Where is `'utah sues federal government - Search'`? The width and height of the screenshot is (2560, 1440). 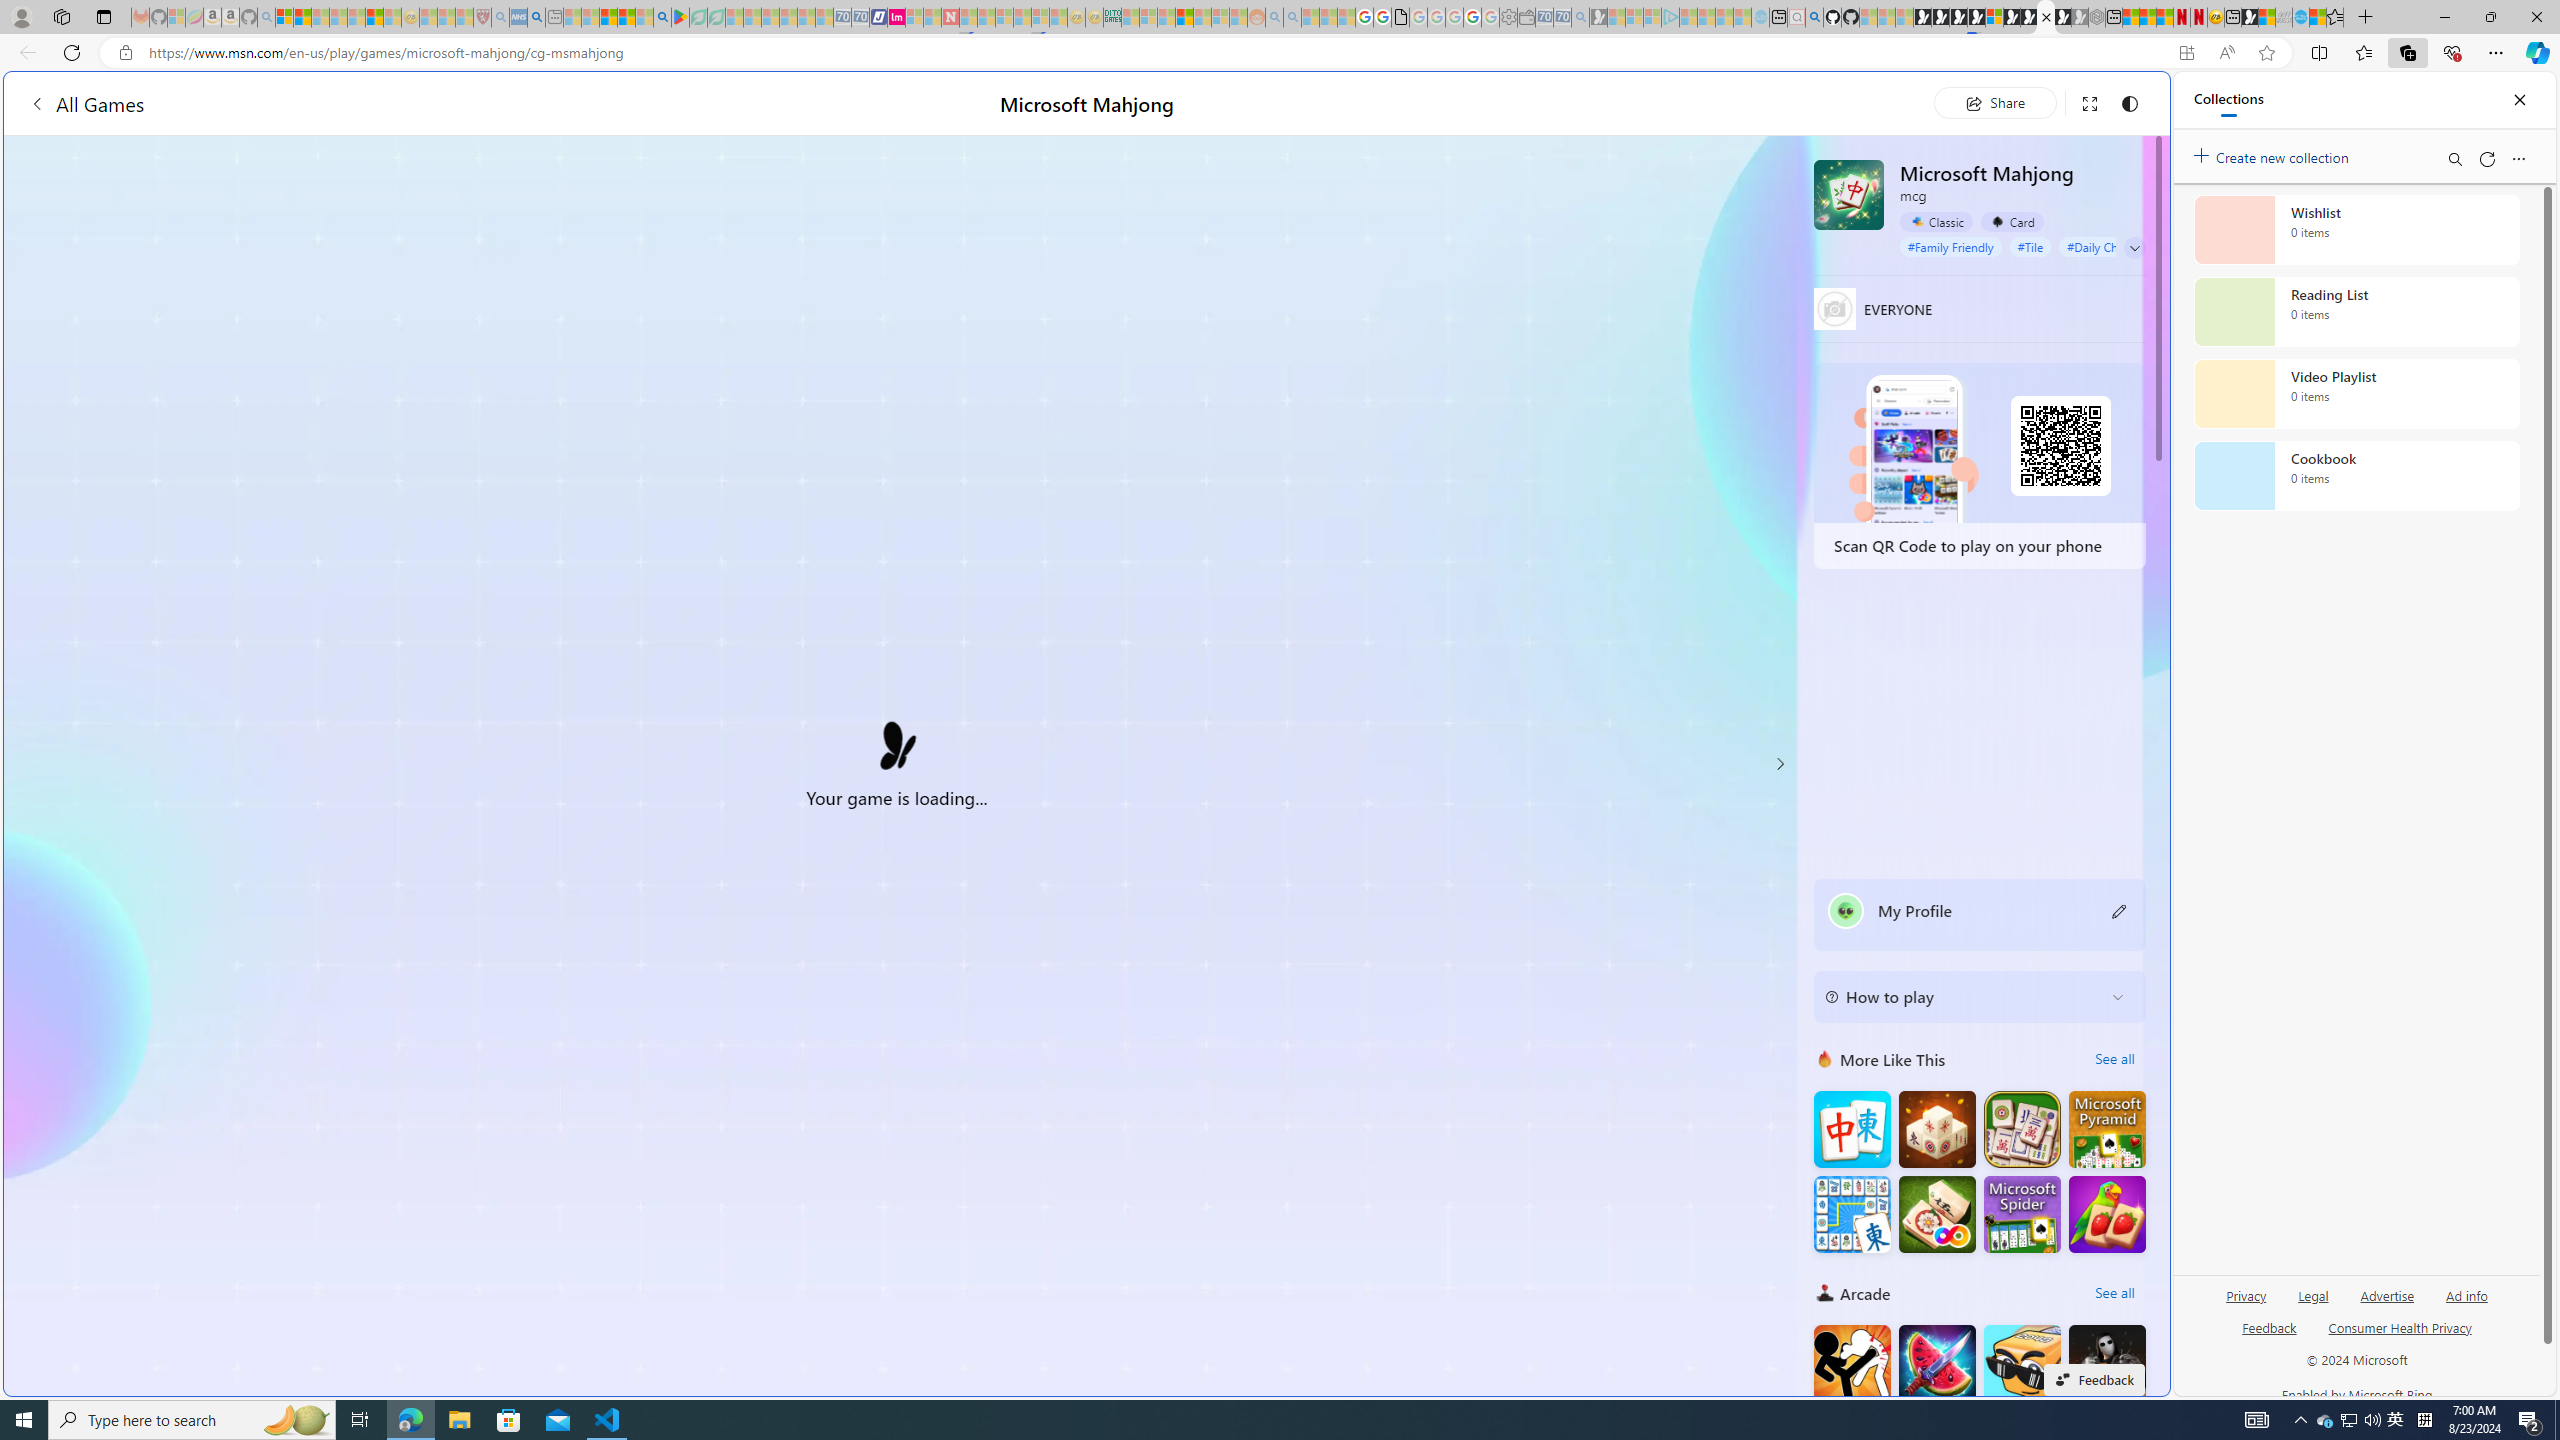
'utah sues federal government - Search' is located at coordinates (1622, 683).